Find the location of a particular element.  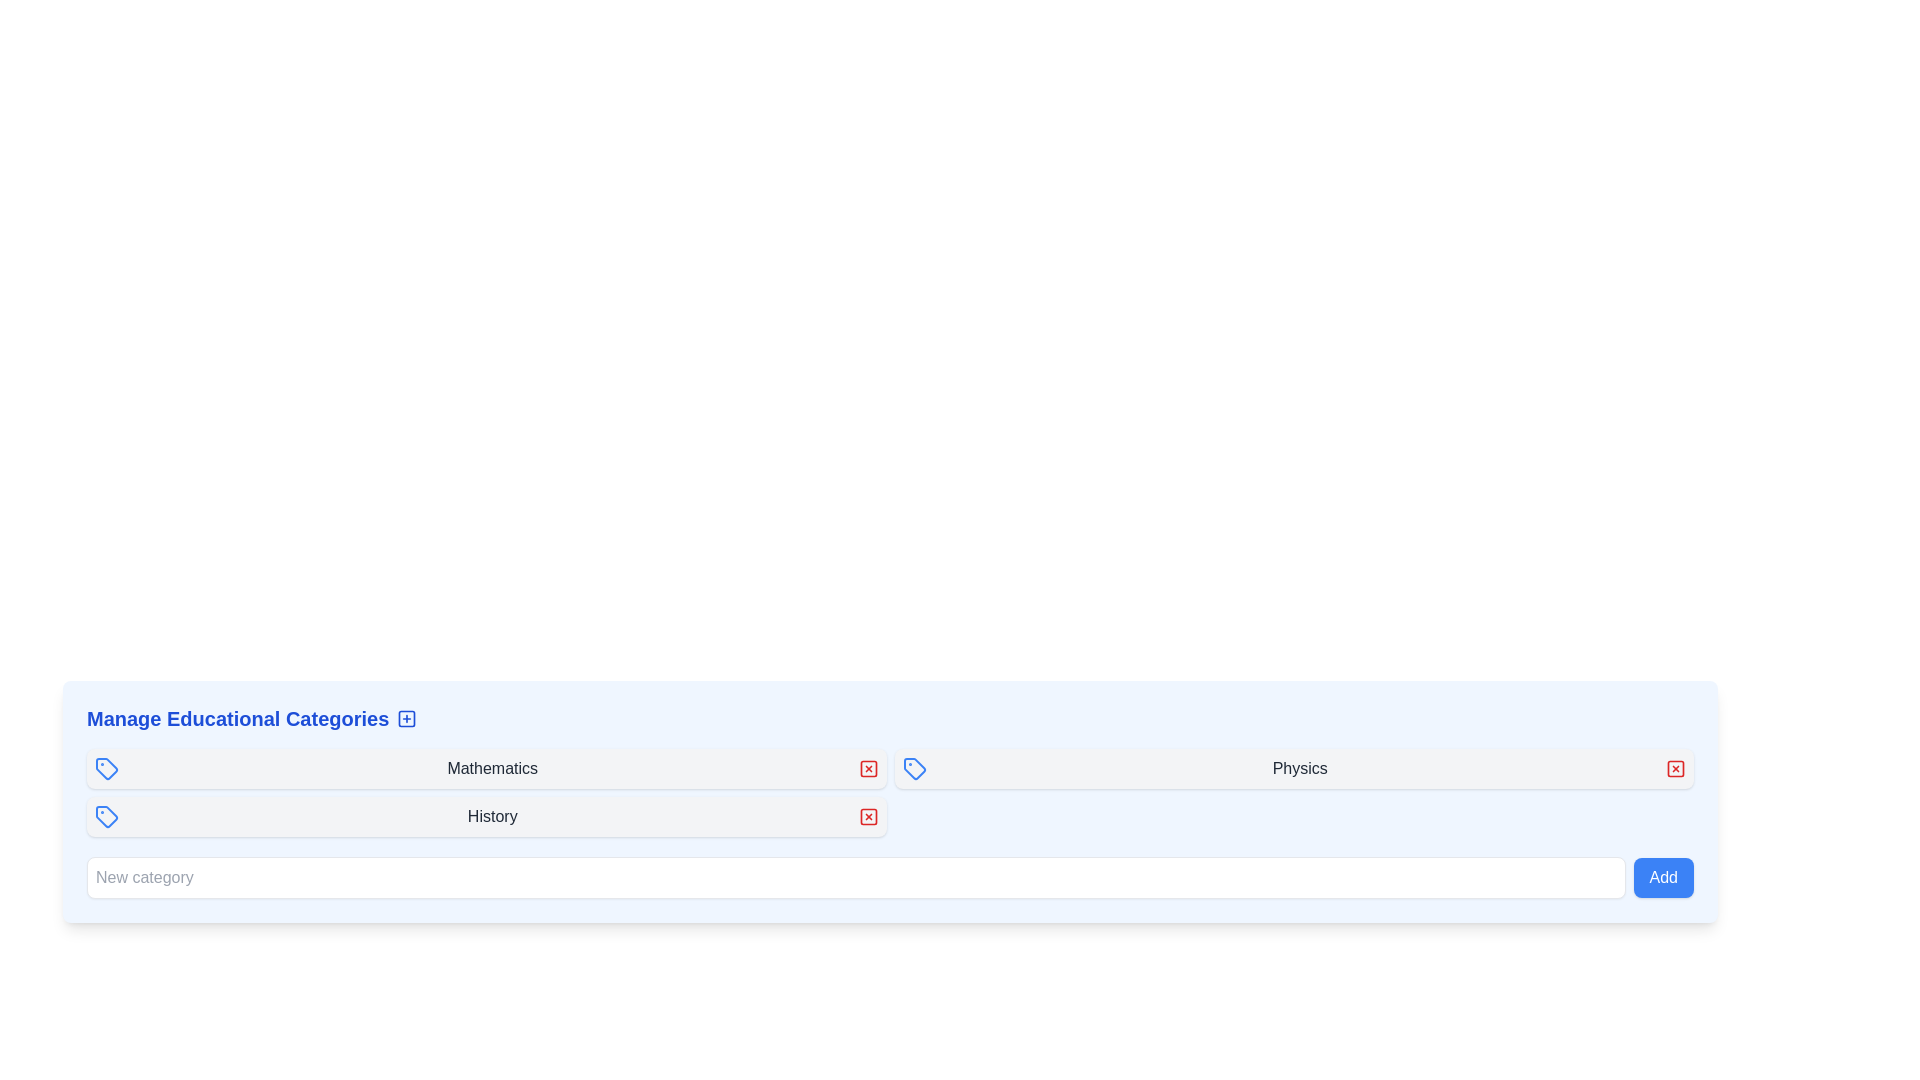

the delete button located at the far-right edge of the row for 'Mathematics' is located at coordinates (868, 767).